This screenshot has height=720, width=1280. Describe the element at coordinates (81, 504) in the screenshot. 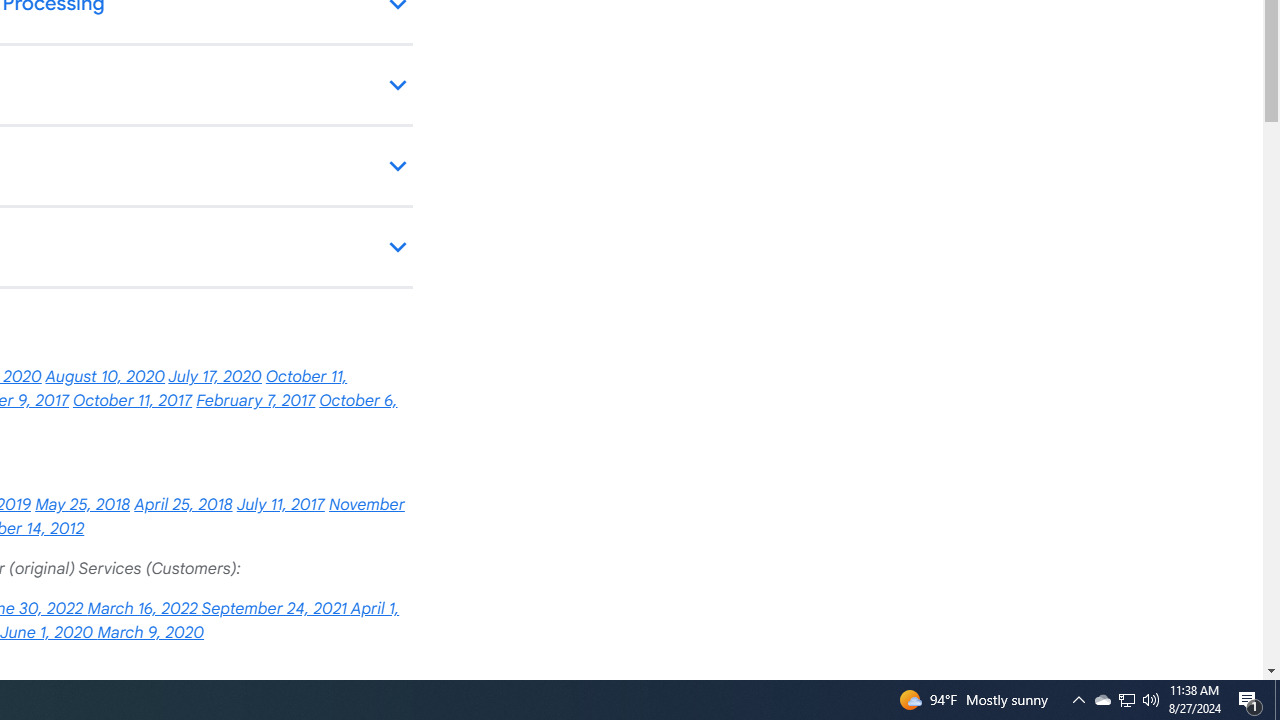

I see `'May 25, 2018'` at that location.